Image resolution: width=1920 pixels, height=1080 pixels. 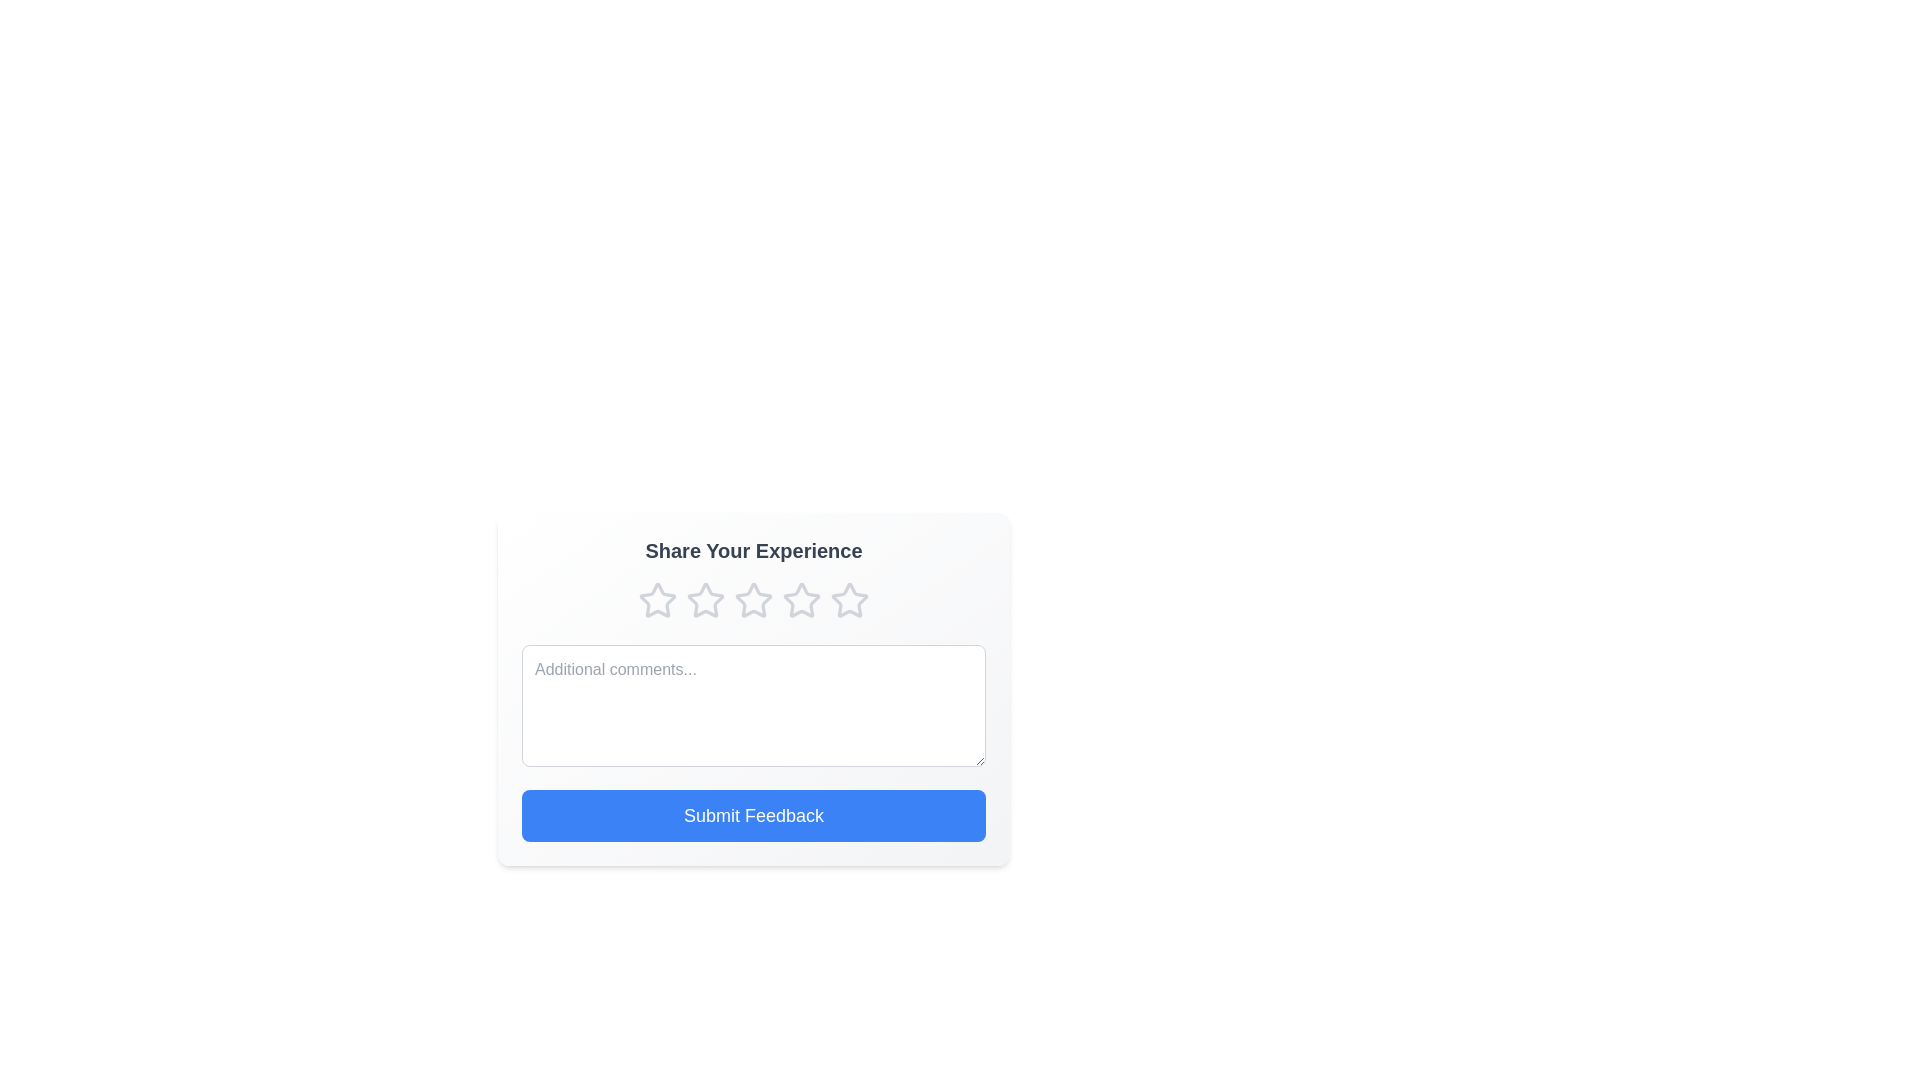 What do you see at coordinates (752, 599) in the screenshot?
I see `the third star icon in the 5-star rating system to rate it below the 'Share Your Experience' label` at bounding box center [752, 599].